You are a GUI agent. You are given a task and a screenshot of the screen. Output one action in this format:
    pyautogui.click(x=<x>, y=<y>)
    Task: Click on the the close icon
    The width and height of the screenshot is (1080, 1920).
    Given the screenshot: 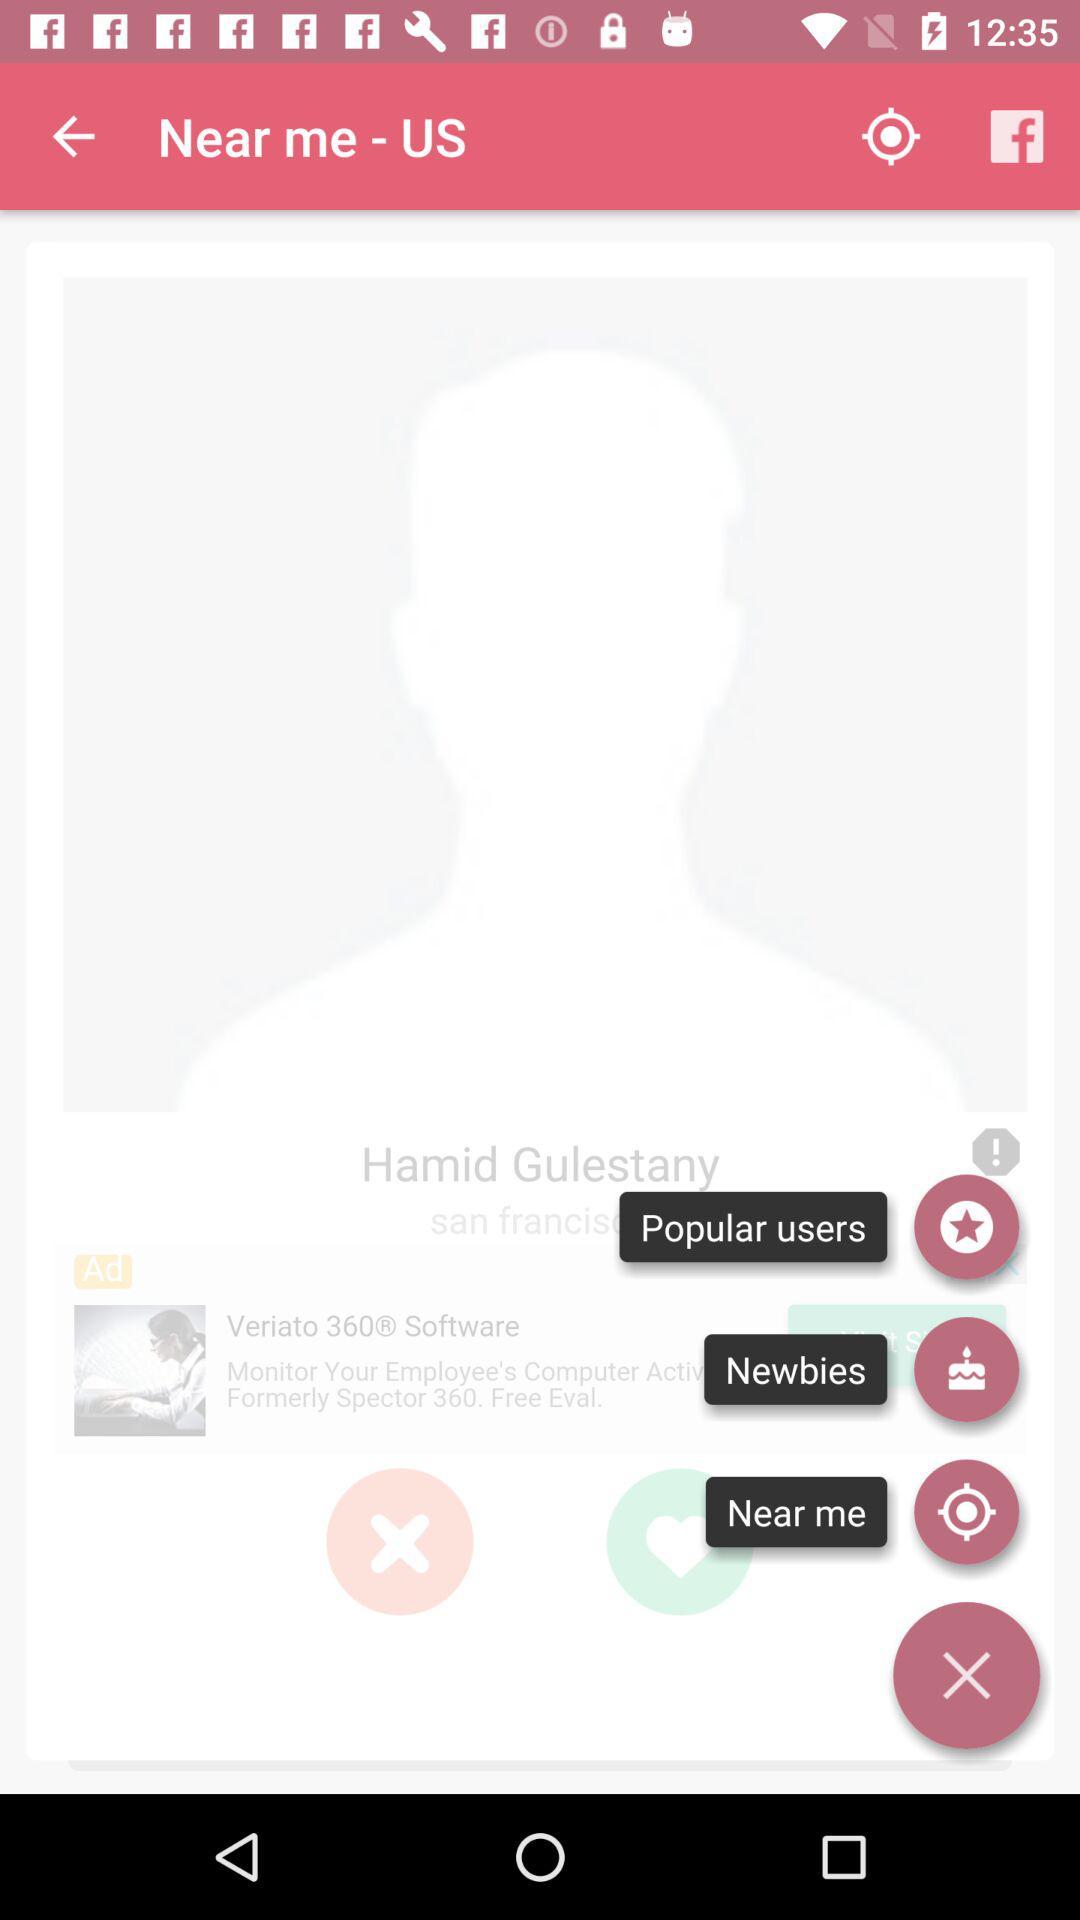 What is the action you would take?
    pyautogui.click(x=400, y=1540)
    